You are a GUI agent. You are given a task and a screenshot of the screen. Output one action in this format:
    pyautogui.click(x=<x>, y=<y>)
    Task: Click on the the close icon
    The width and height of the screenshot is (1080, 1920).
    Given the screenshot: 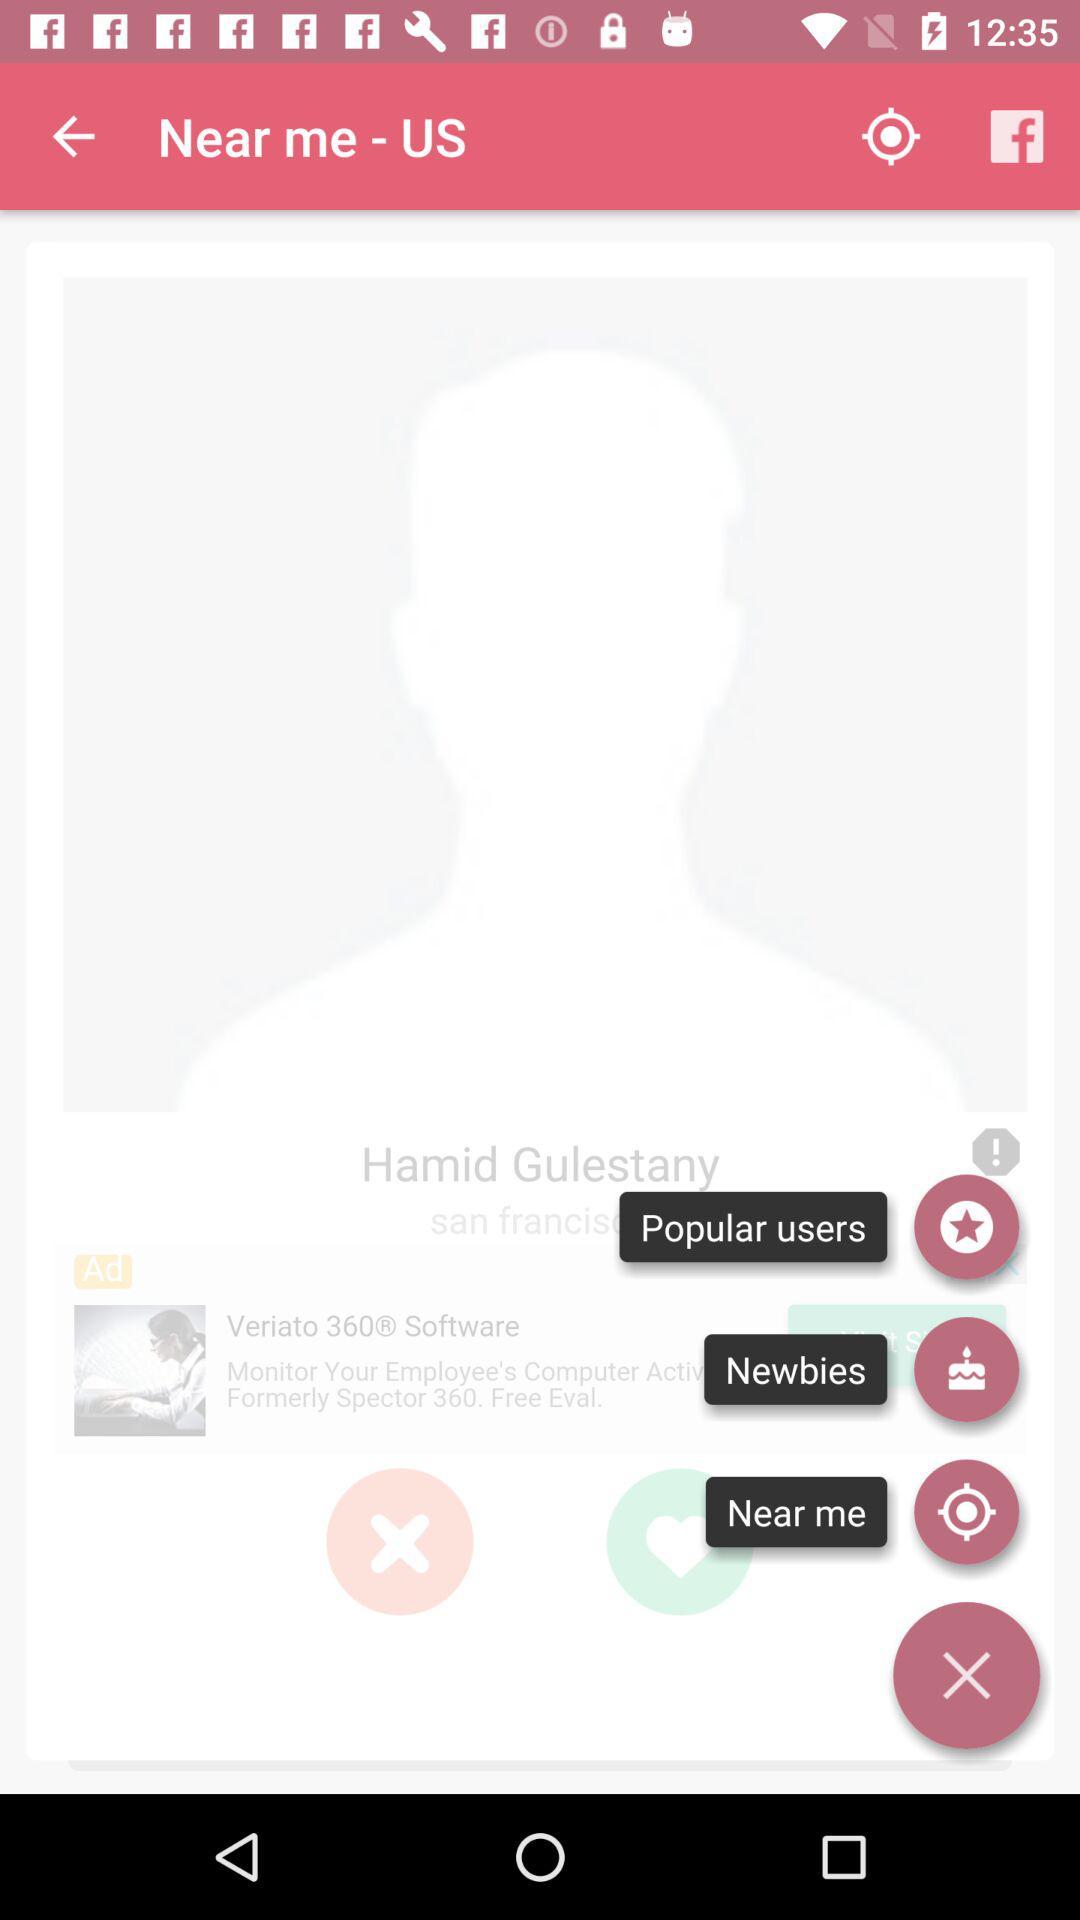 What is the action you would take?
    pyautogui.click(x=400, y=1540)
    